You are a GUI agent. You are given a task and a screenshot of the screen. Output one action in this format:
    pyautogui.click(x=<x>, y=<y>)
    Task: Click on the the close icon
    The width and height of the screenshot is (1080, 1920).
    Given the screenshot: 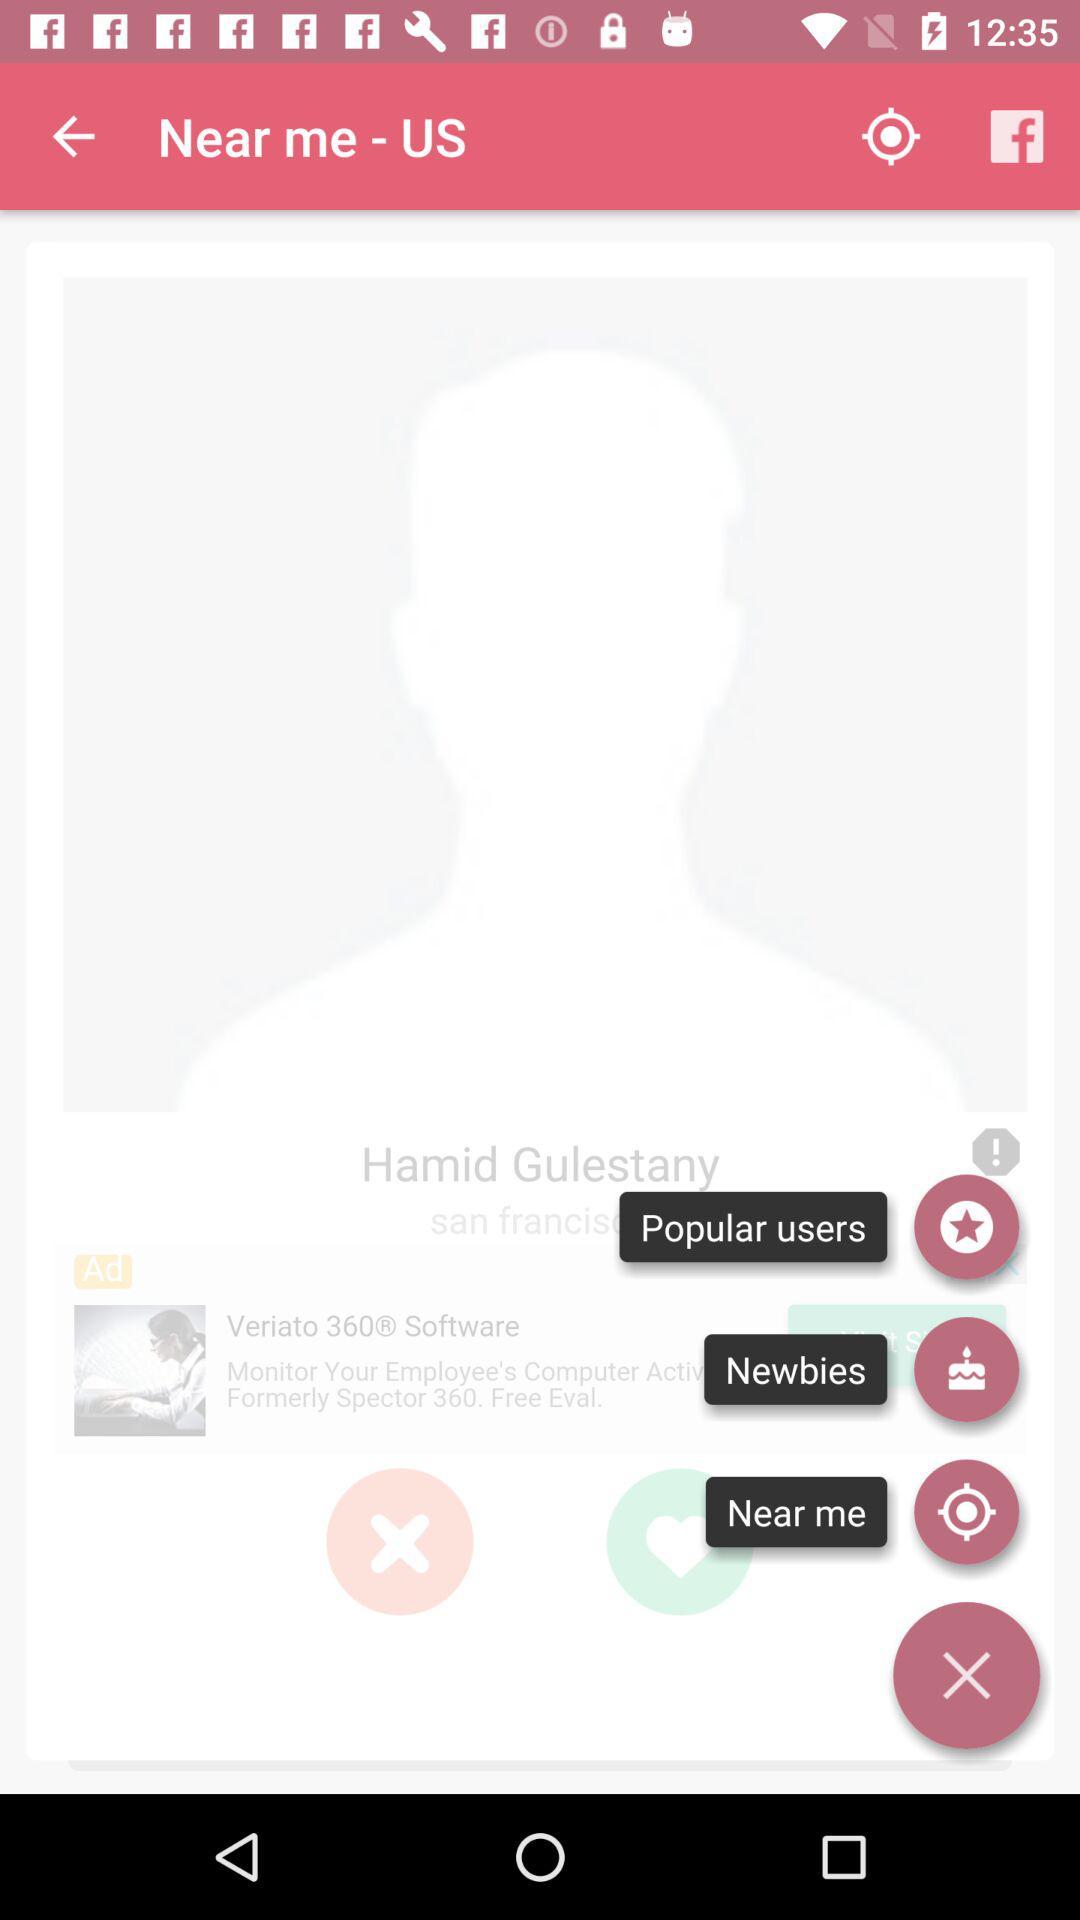 What is the action you would take?
    pyautogui.click(x=400, y=1540)
    